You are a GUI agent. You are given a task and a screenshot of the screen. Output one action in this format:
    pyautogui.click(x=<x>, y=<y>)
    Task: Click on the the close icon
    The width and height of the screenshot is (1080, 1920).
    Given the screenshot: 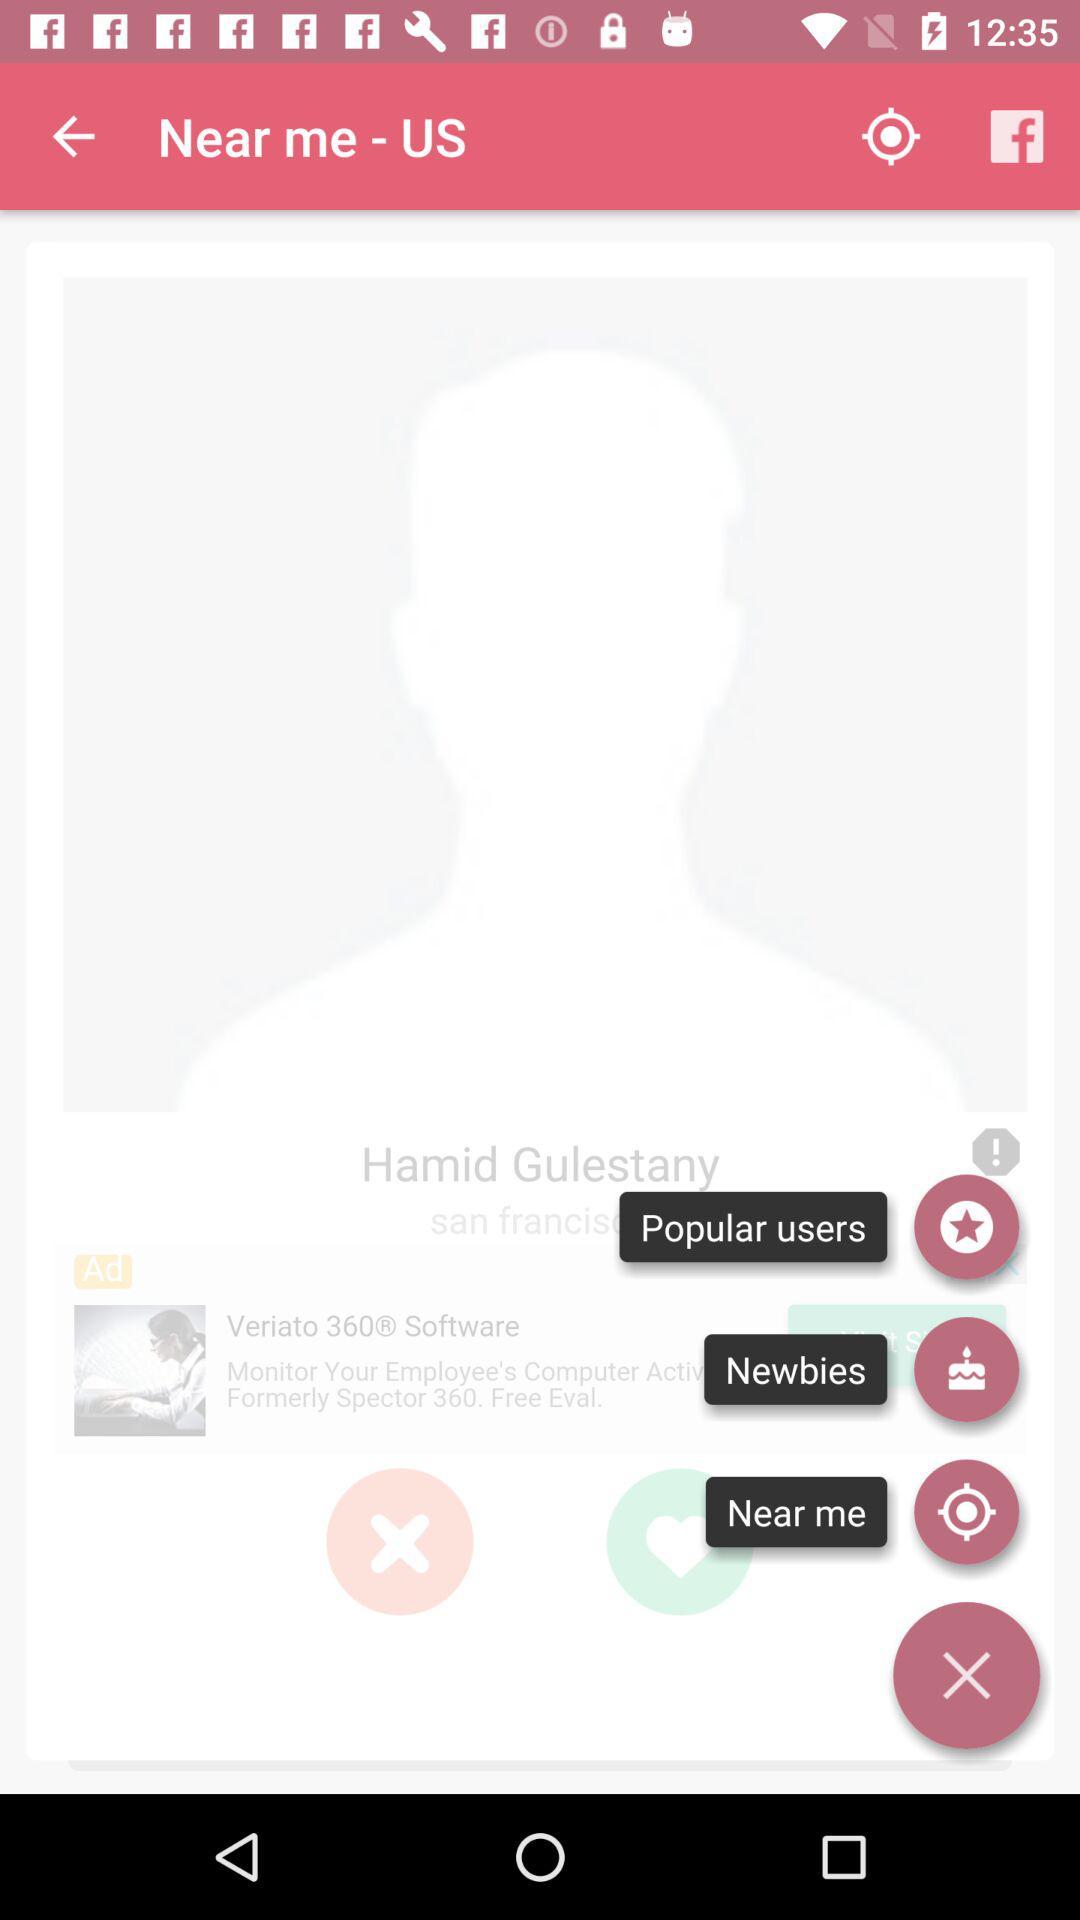 What is the action you would take?
    pyautogui.click(x=400, y=1540)
    